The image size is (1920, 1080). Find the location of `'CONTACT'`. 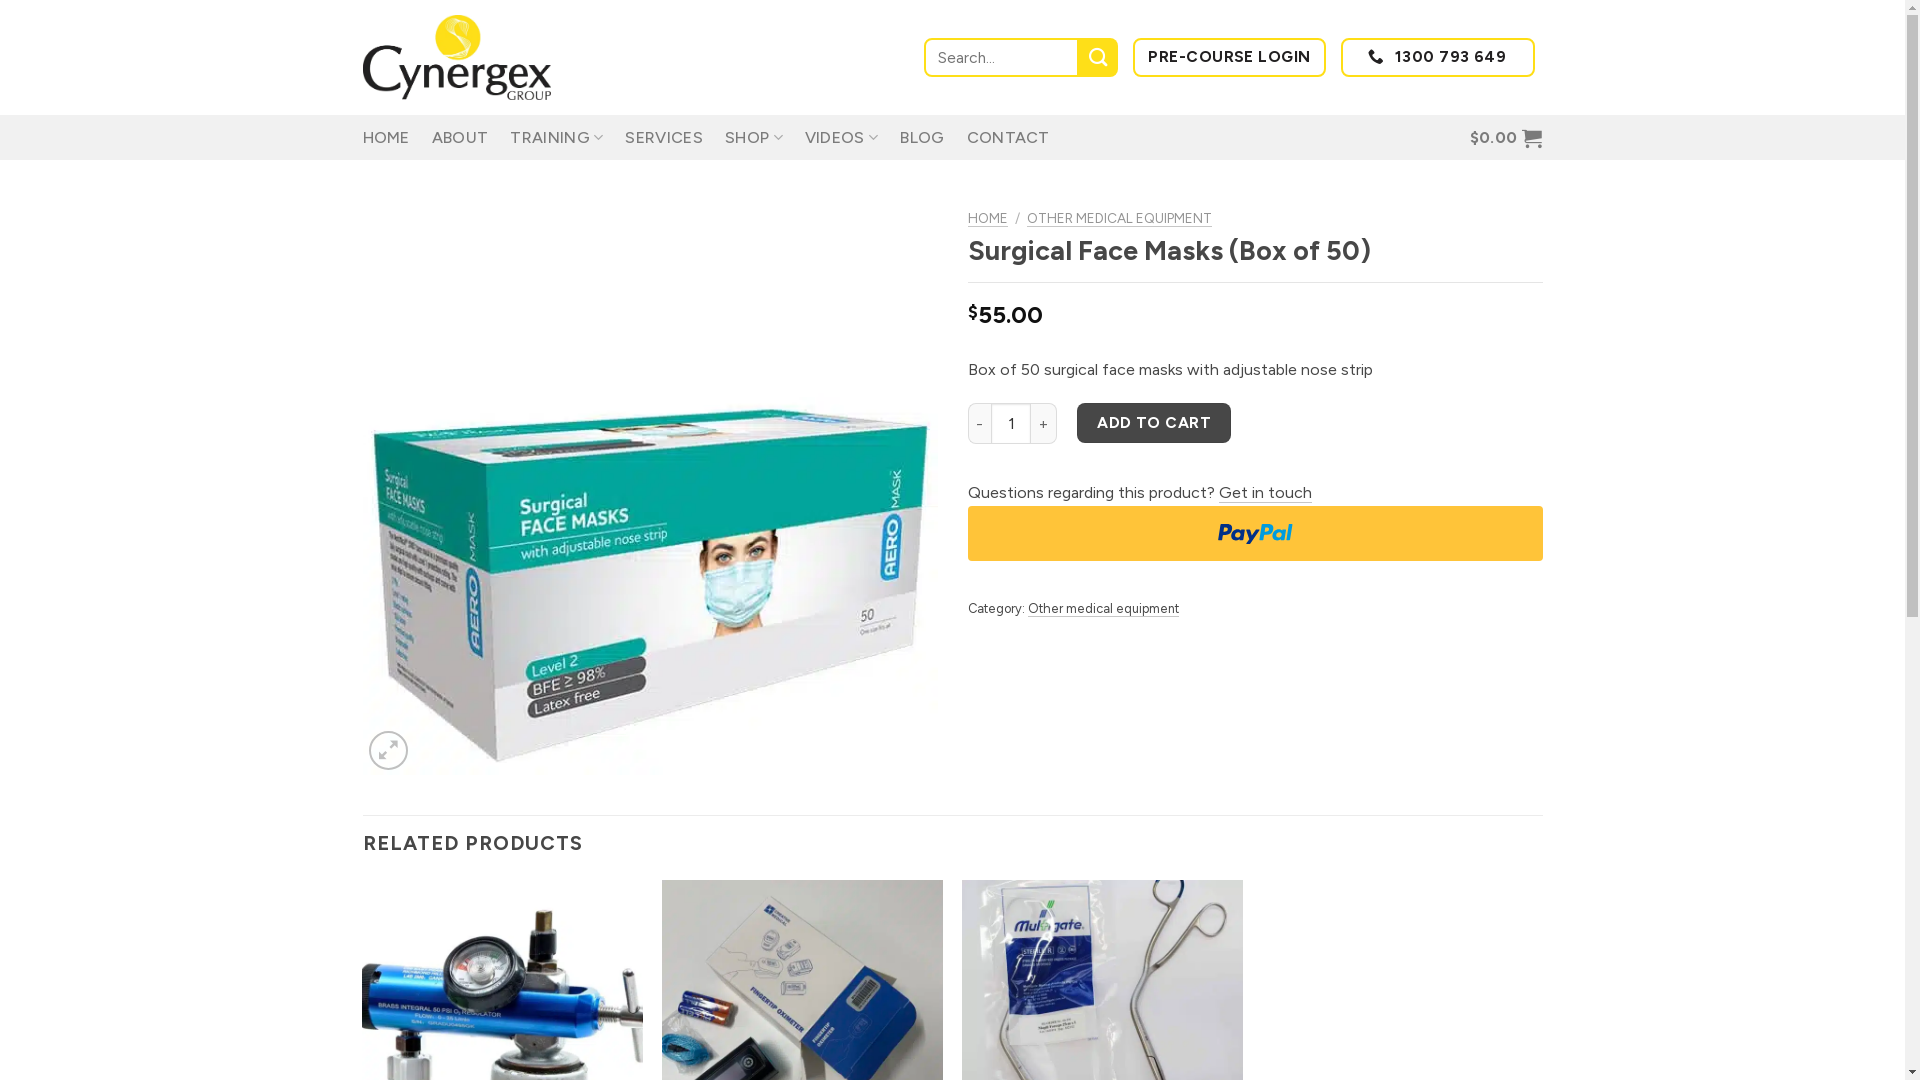

'CONTACT' is located at coordinates (1008, 137).